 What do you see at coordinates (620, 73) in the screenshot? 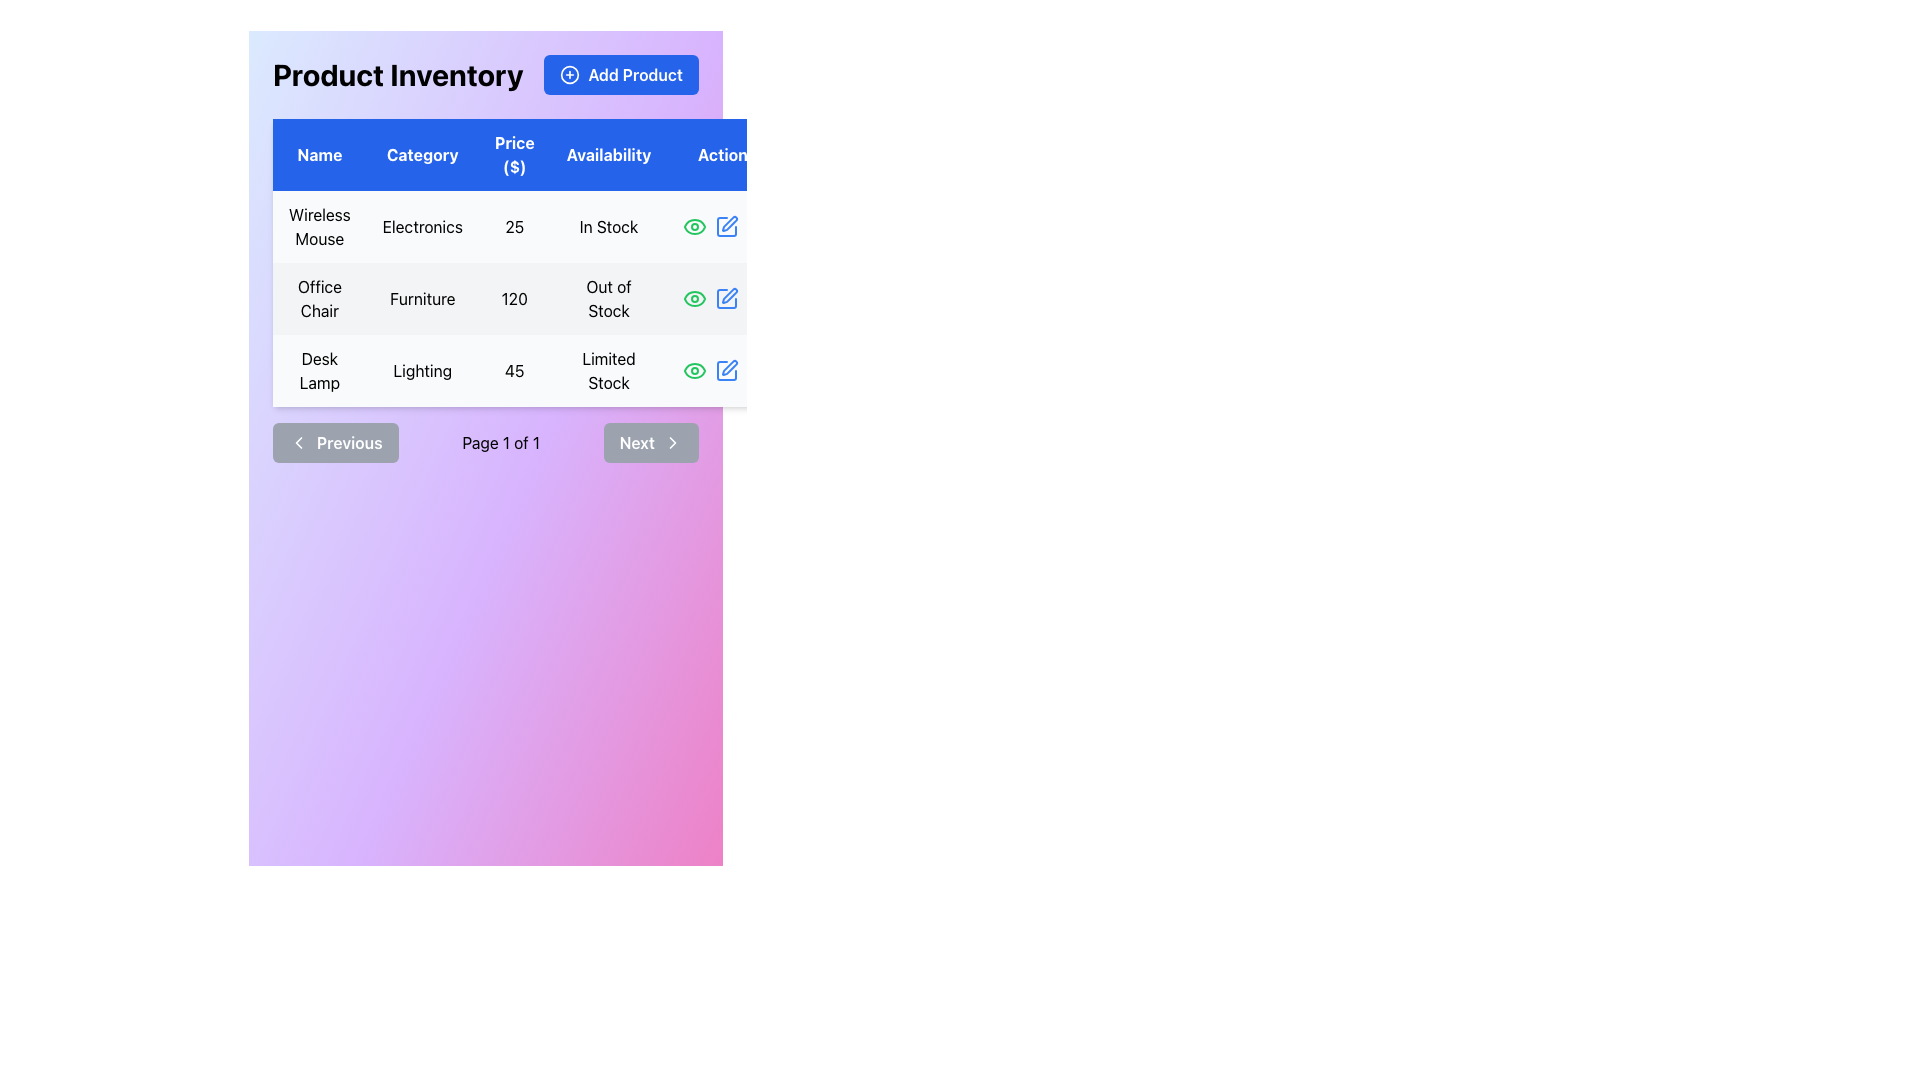
I see `the blue 'Add Product' button with white text and a circular plus icon, located next to the 'Product Inventory' heading` at bounding box center [620, 73].